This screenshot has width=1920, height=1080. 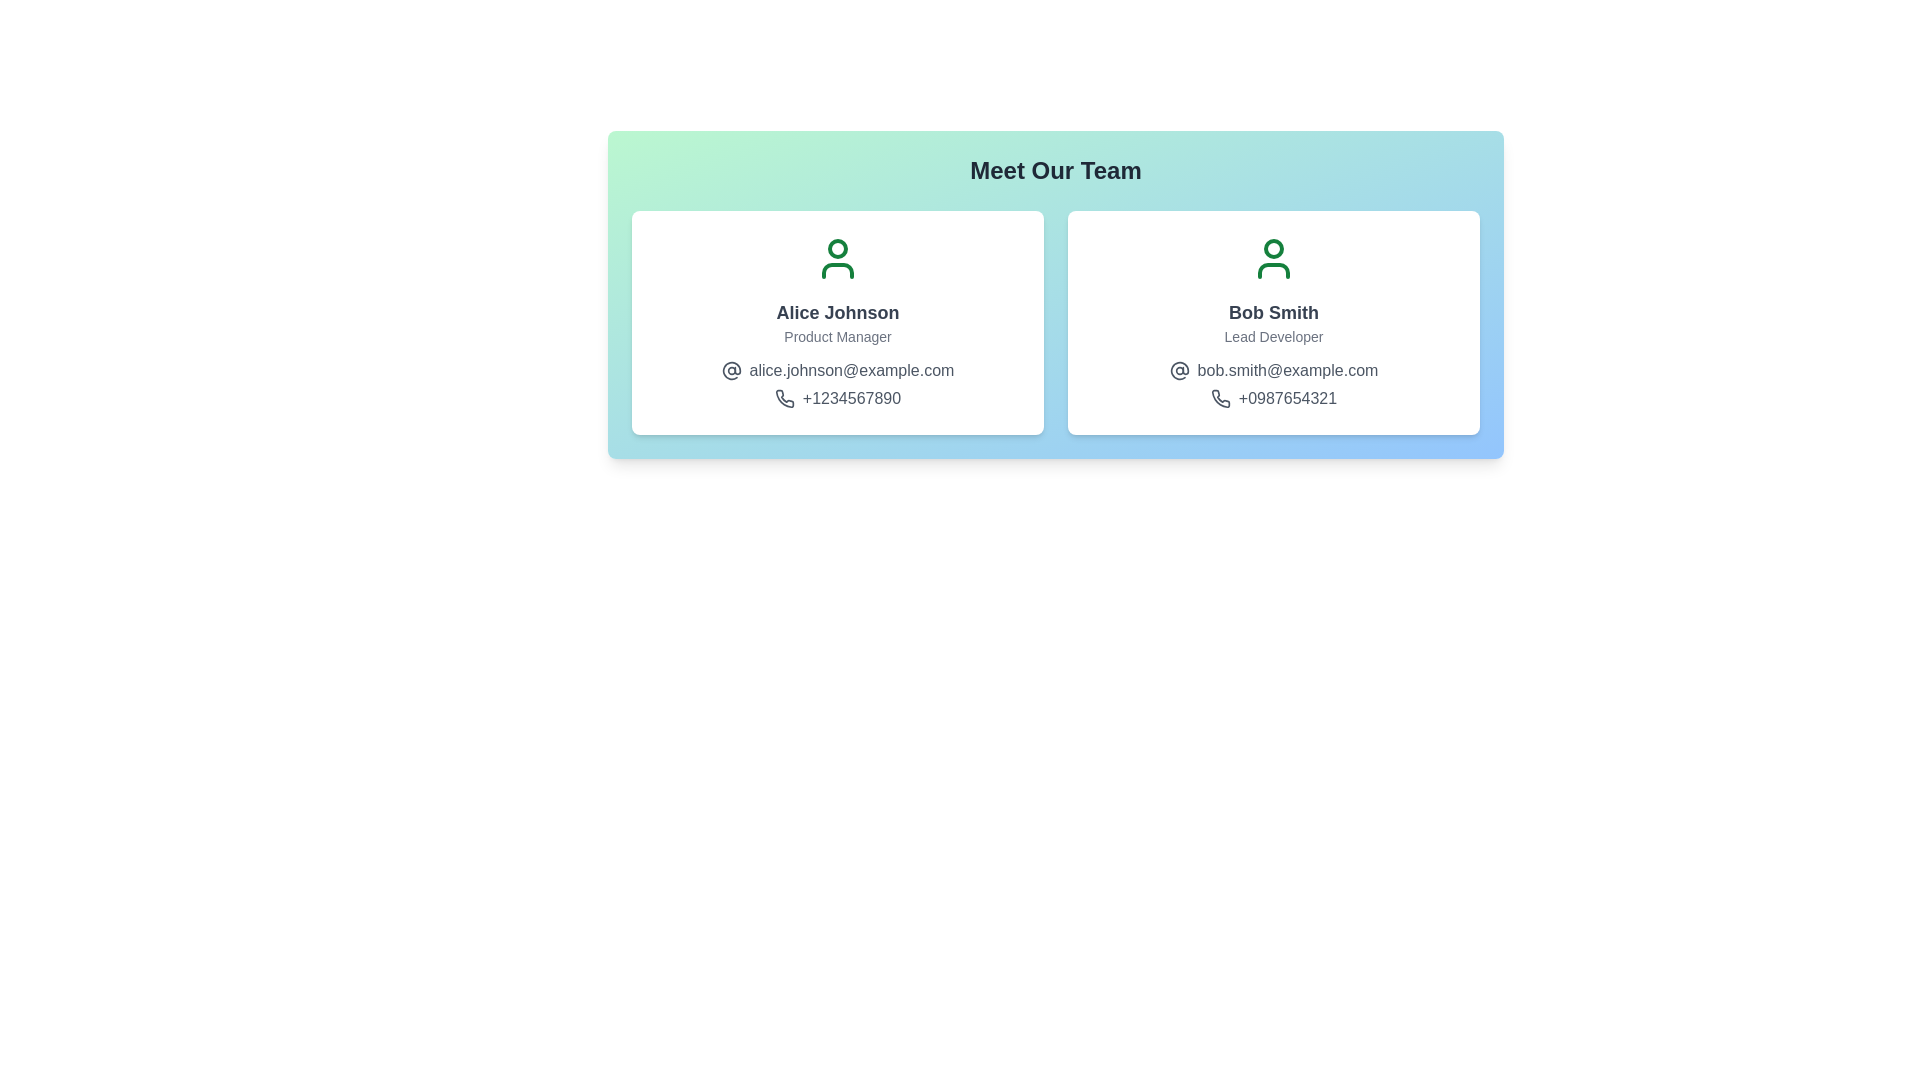 What do you see at coordinates (1287, 398) in the screenshot?
I see `the phone number text label displayed in gray font color, located in the lower-right corner of Bob Smith's user card, below the email address and to the right of the phone icon` at bounding box center [1287, 398].